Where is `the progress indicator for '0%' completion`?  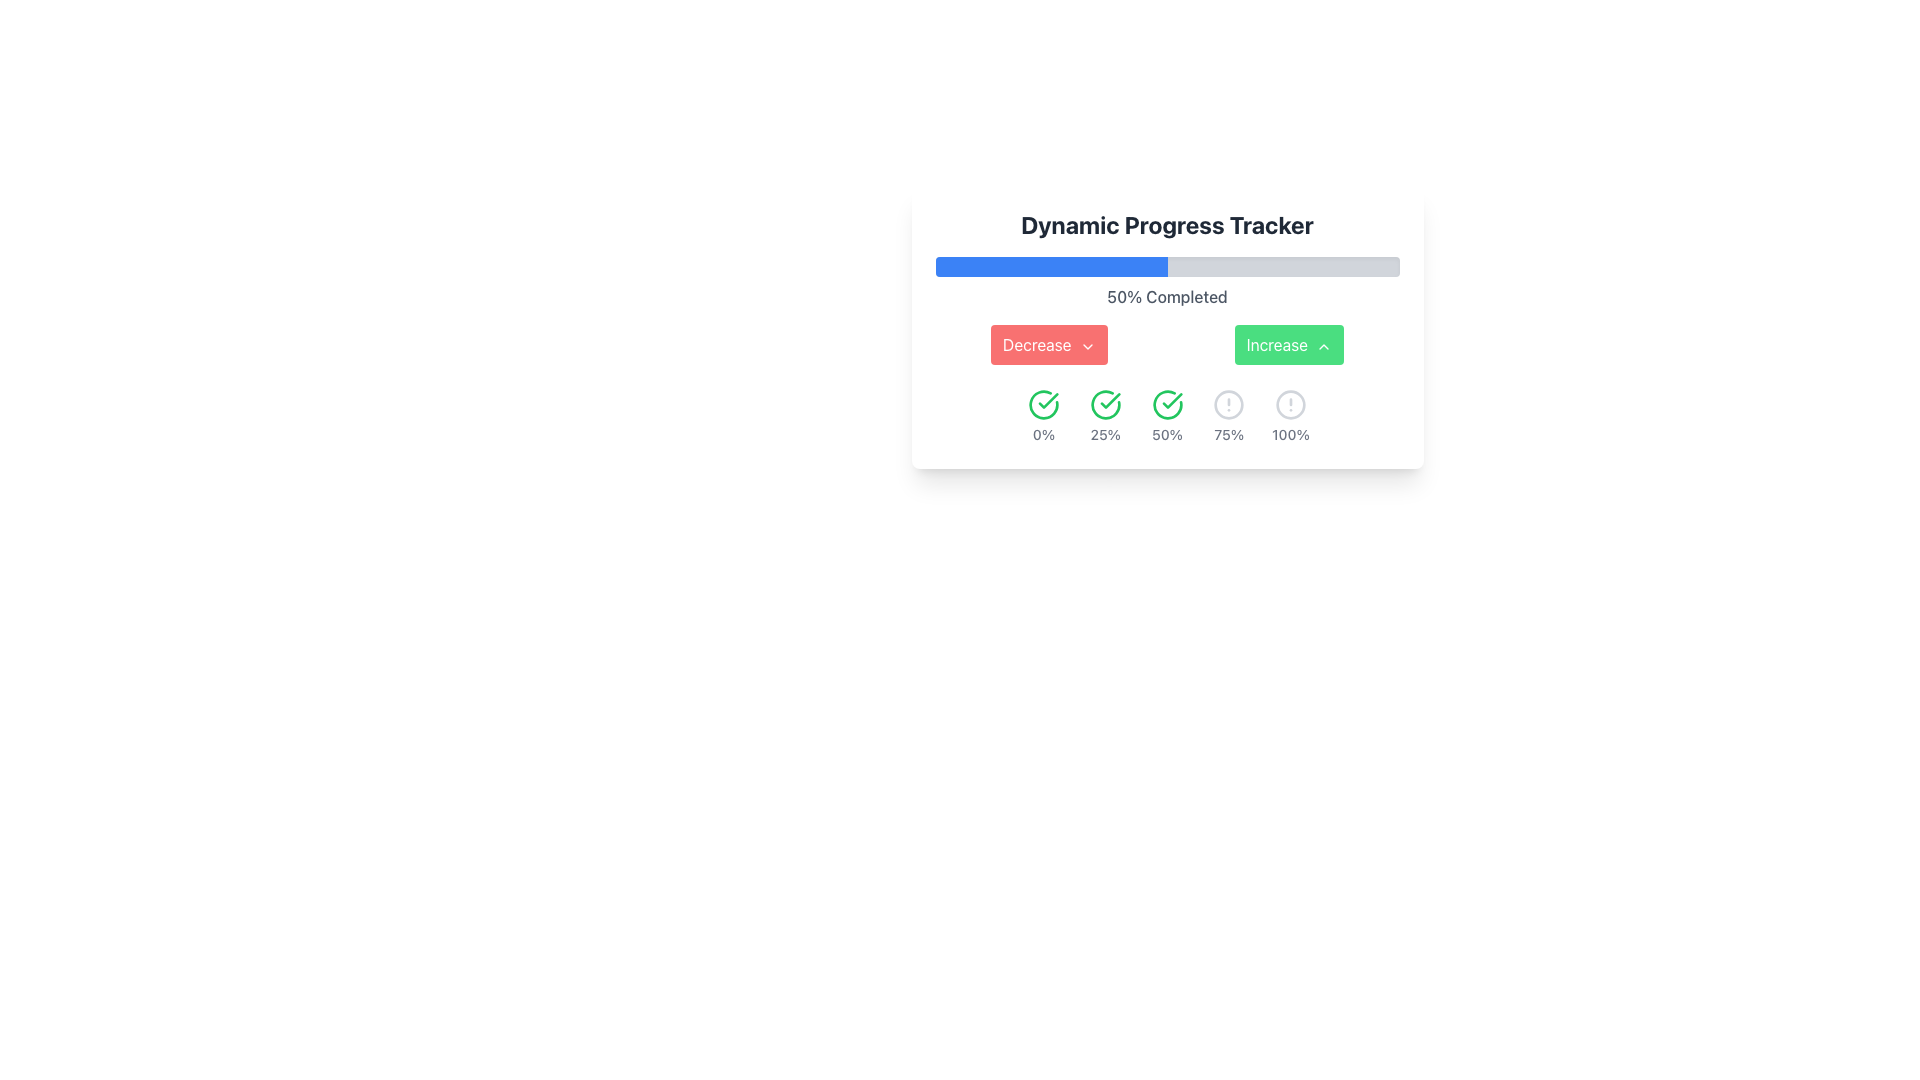 the progress indicator for '0%' completion is located at coordinates (1042, 415).